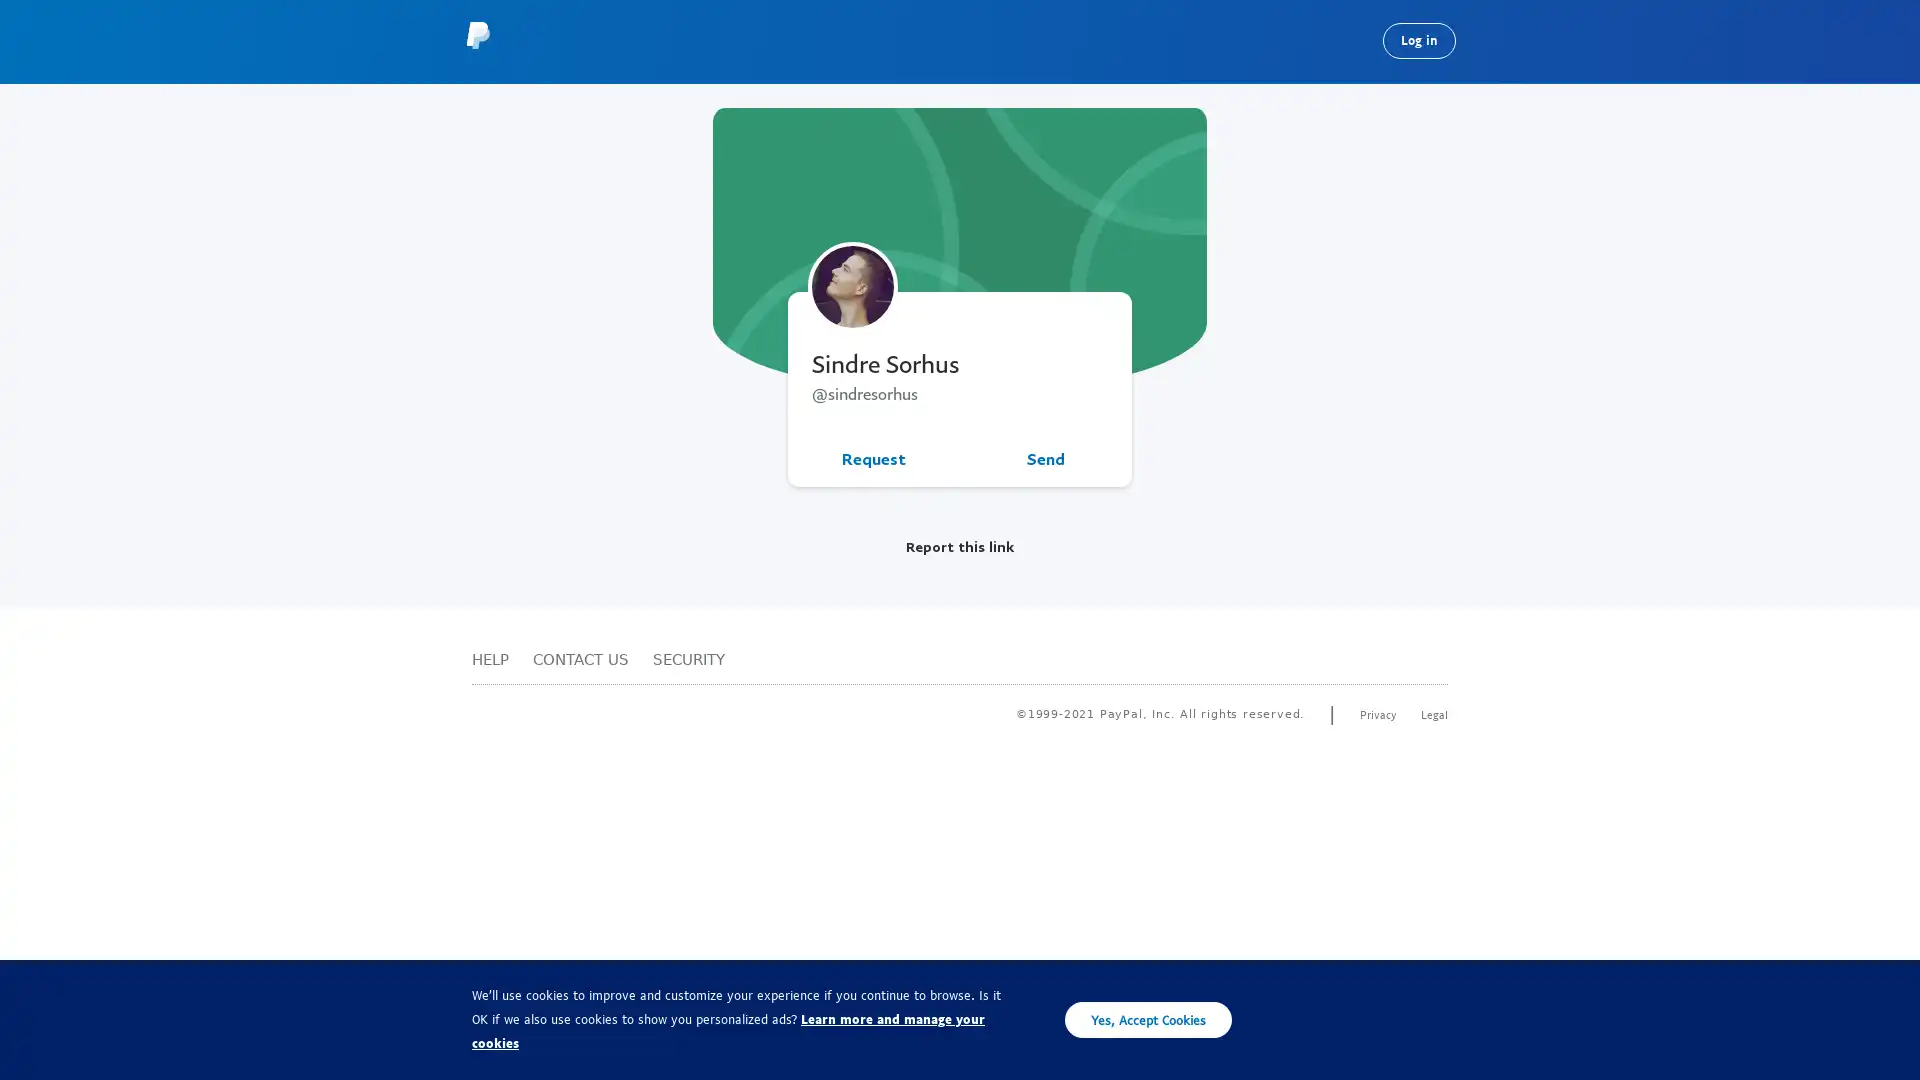 This screenshot has width=1920, height=1080. I want to click on Yes, Accept Cookies, so click(1148, 1019).